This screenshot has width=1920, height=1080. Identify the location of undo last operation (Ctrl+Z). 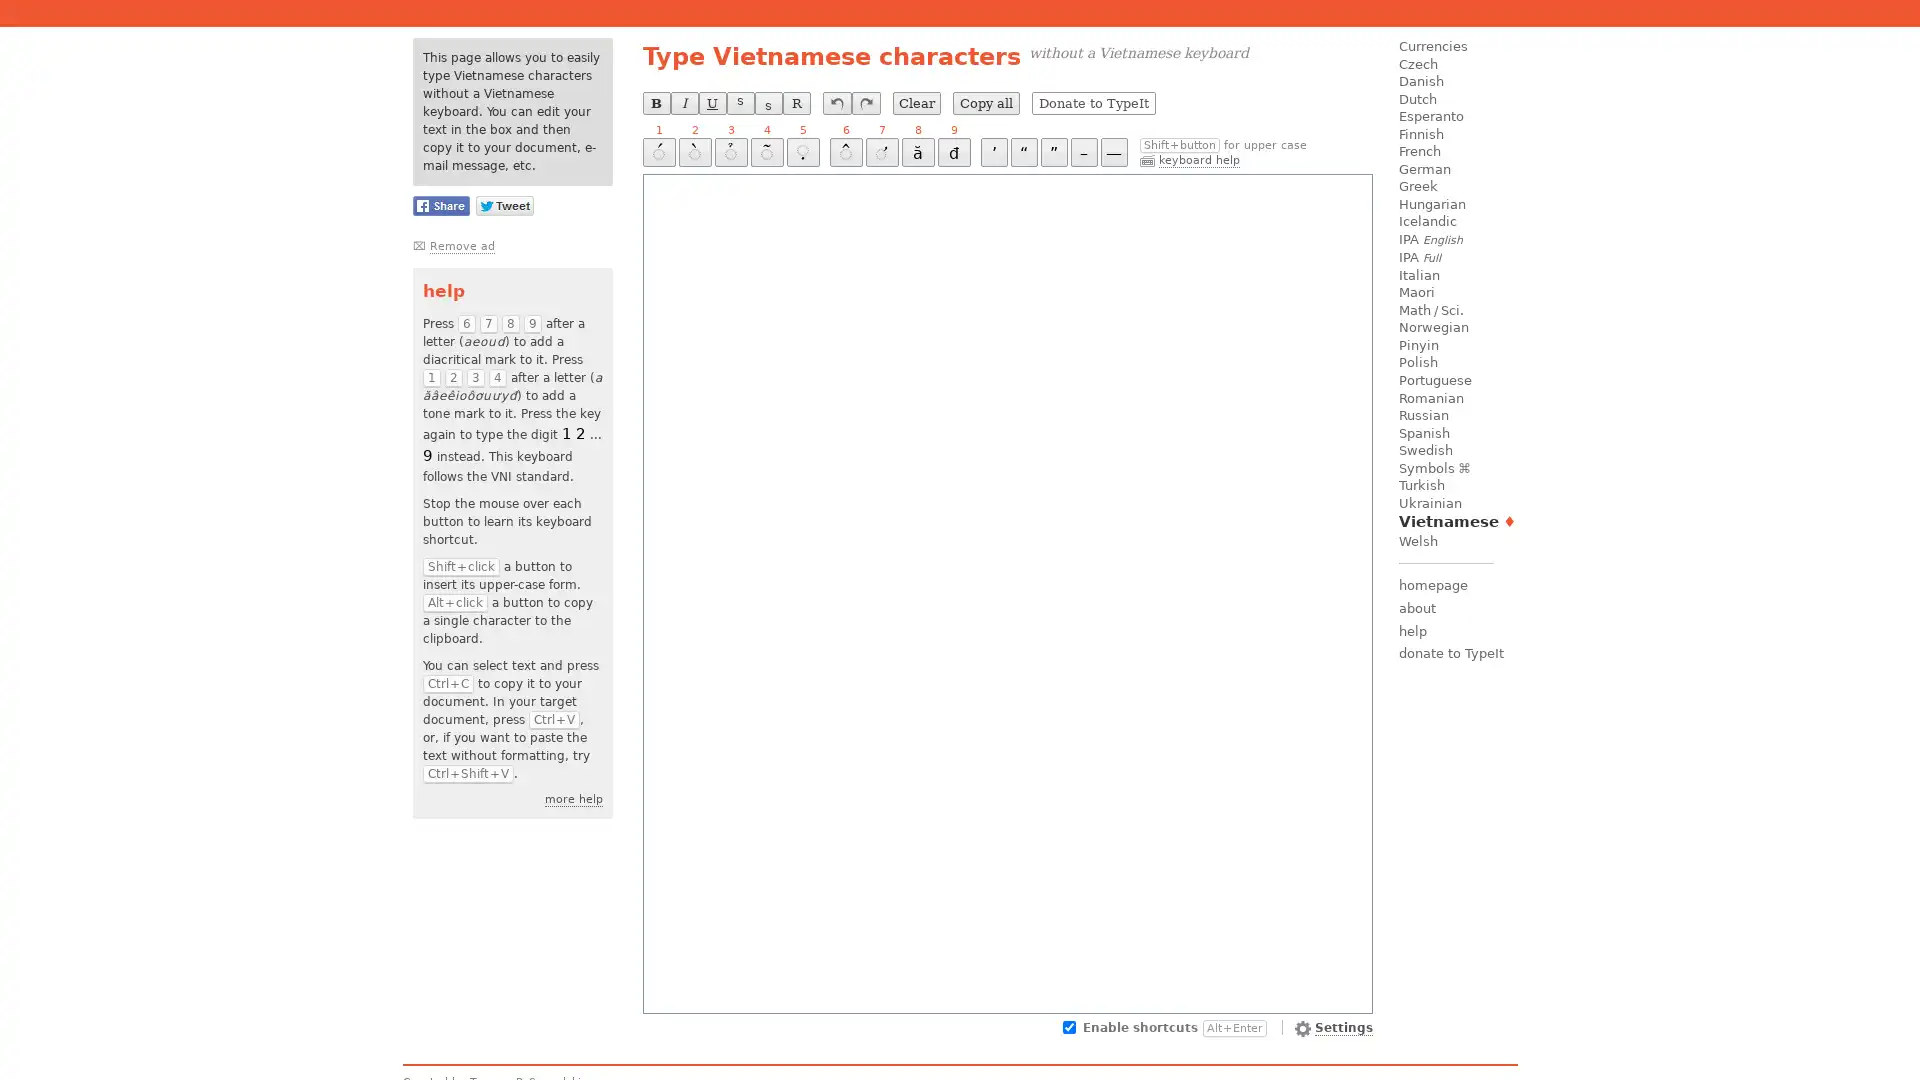
(836, 103).